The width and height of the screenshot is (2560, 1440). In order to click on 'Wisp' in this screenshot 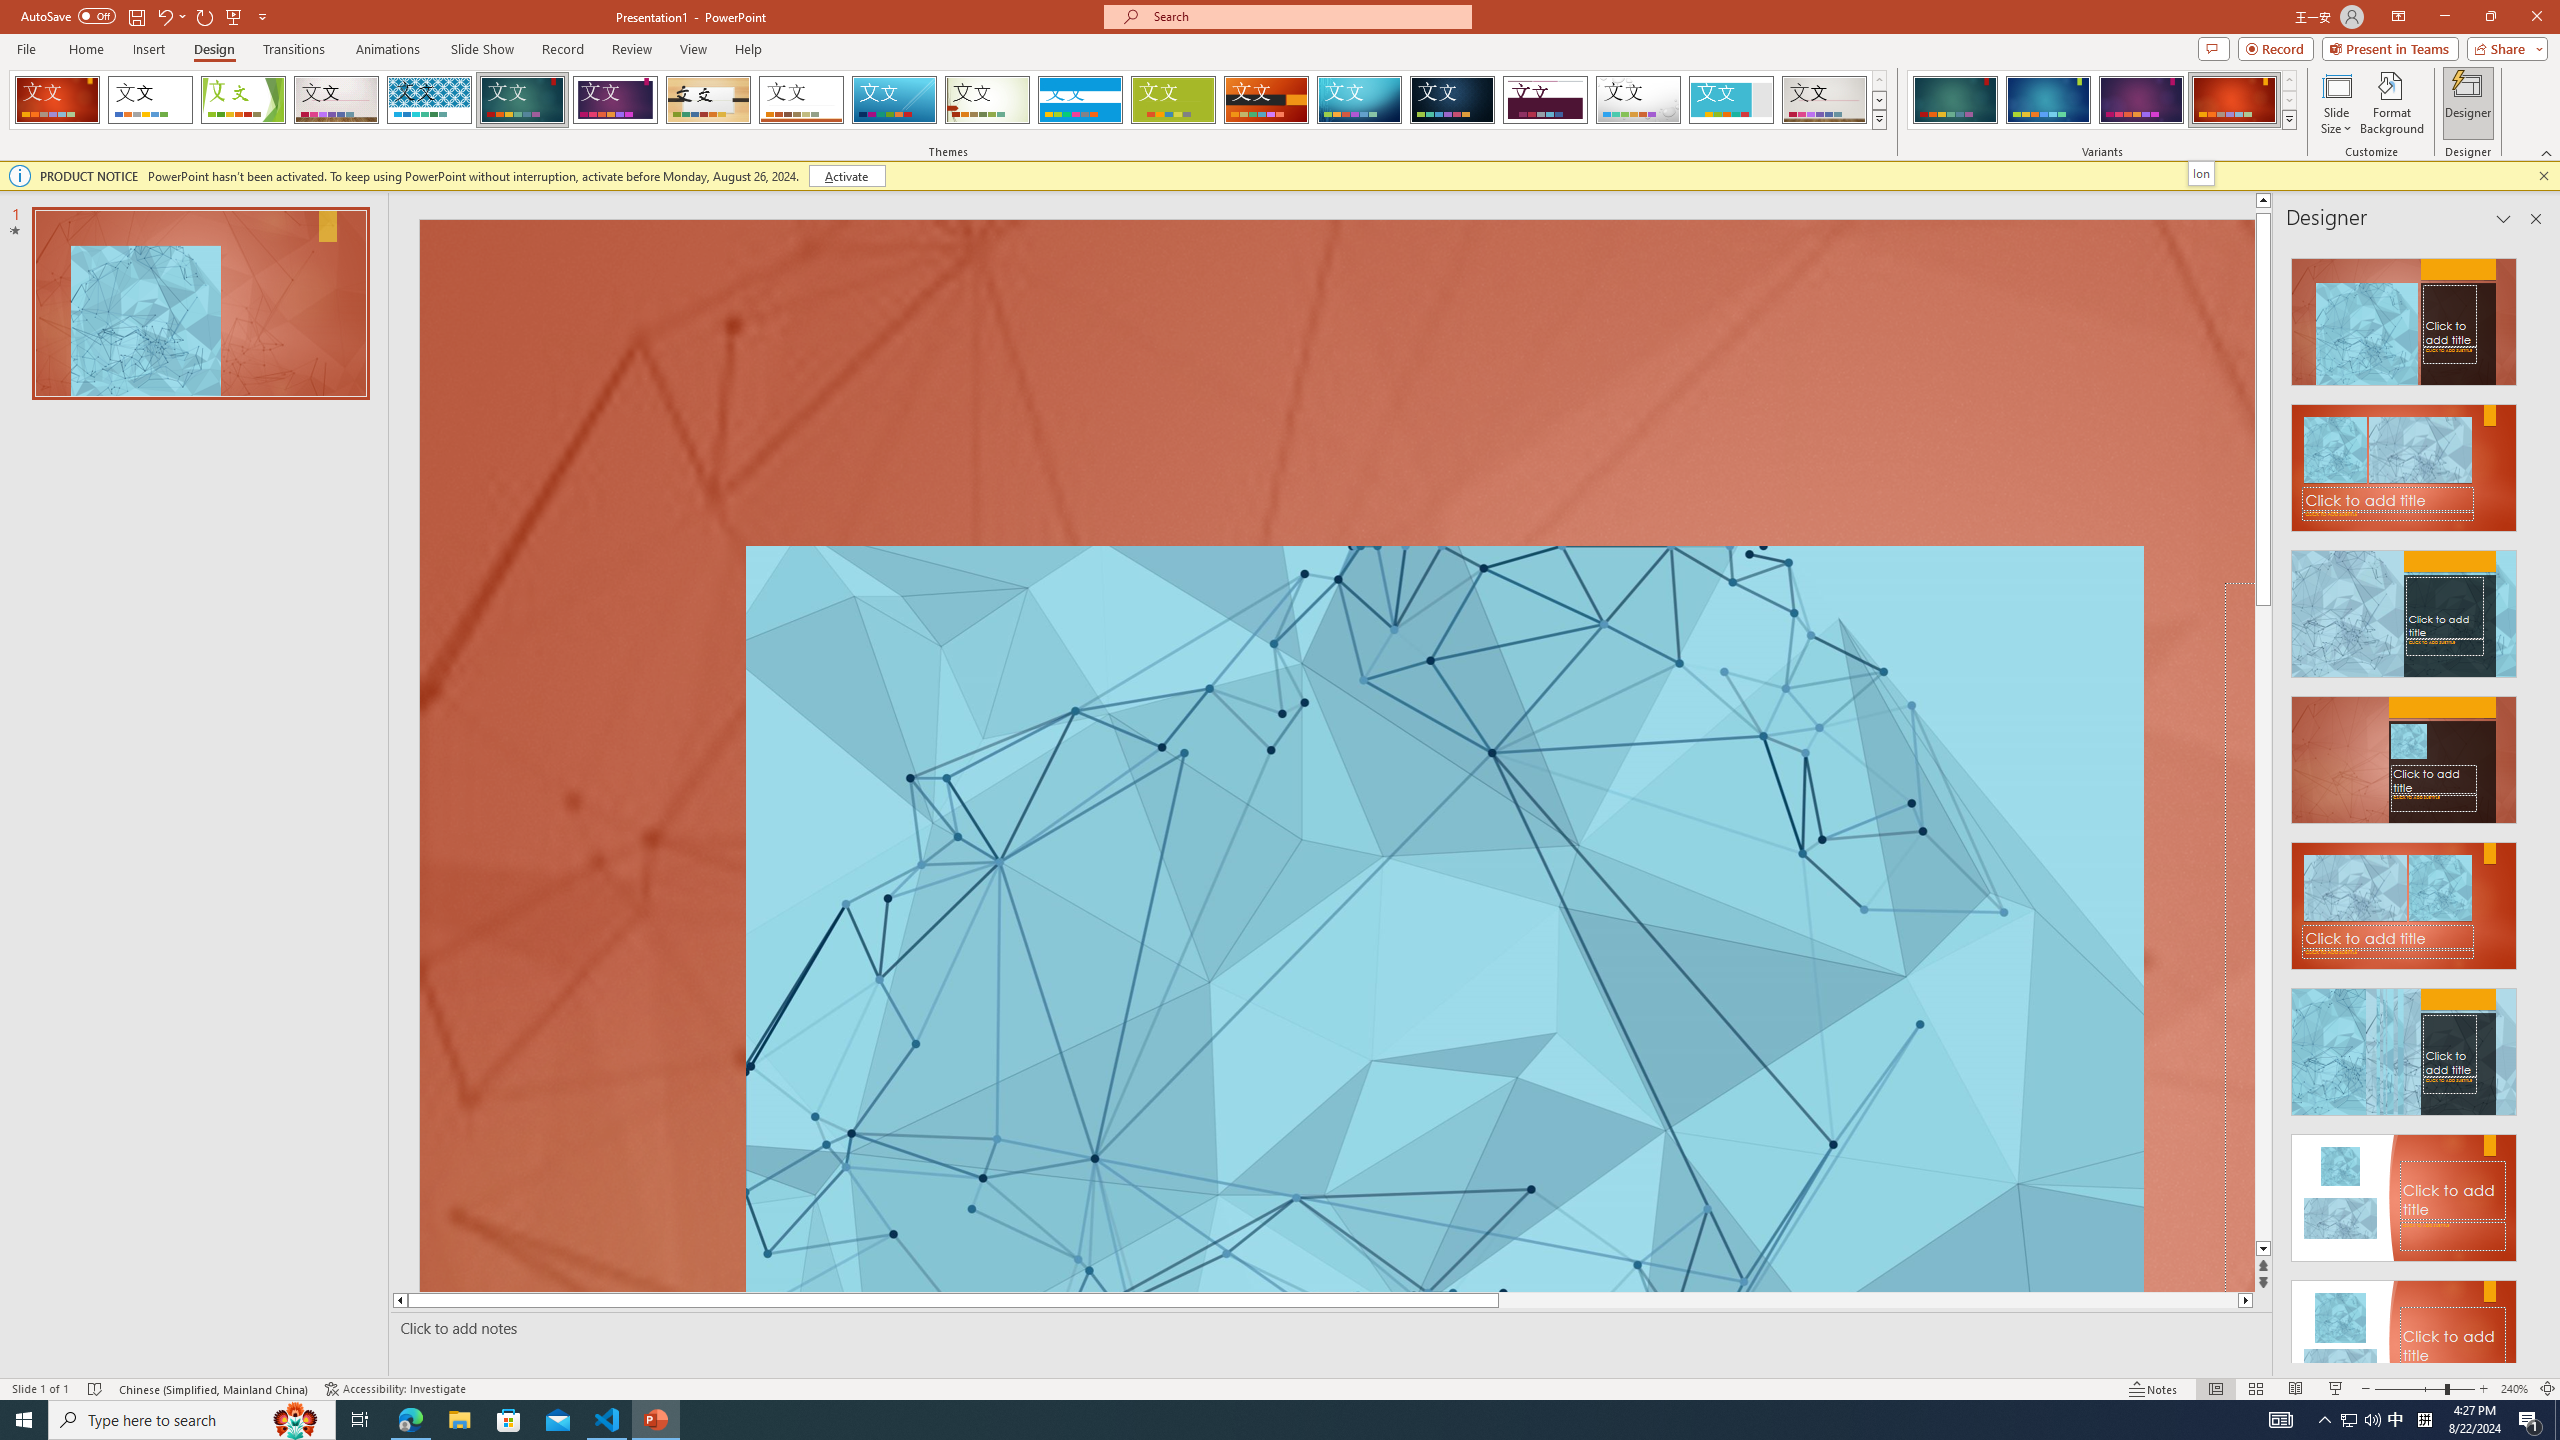, I will do `click(987, 99)`.